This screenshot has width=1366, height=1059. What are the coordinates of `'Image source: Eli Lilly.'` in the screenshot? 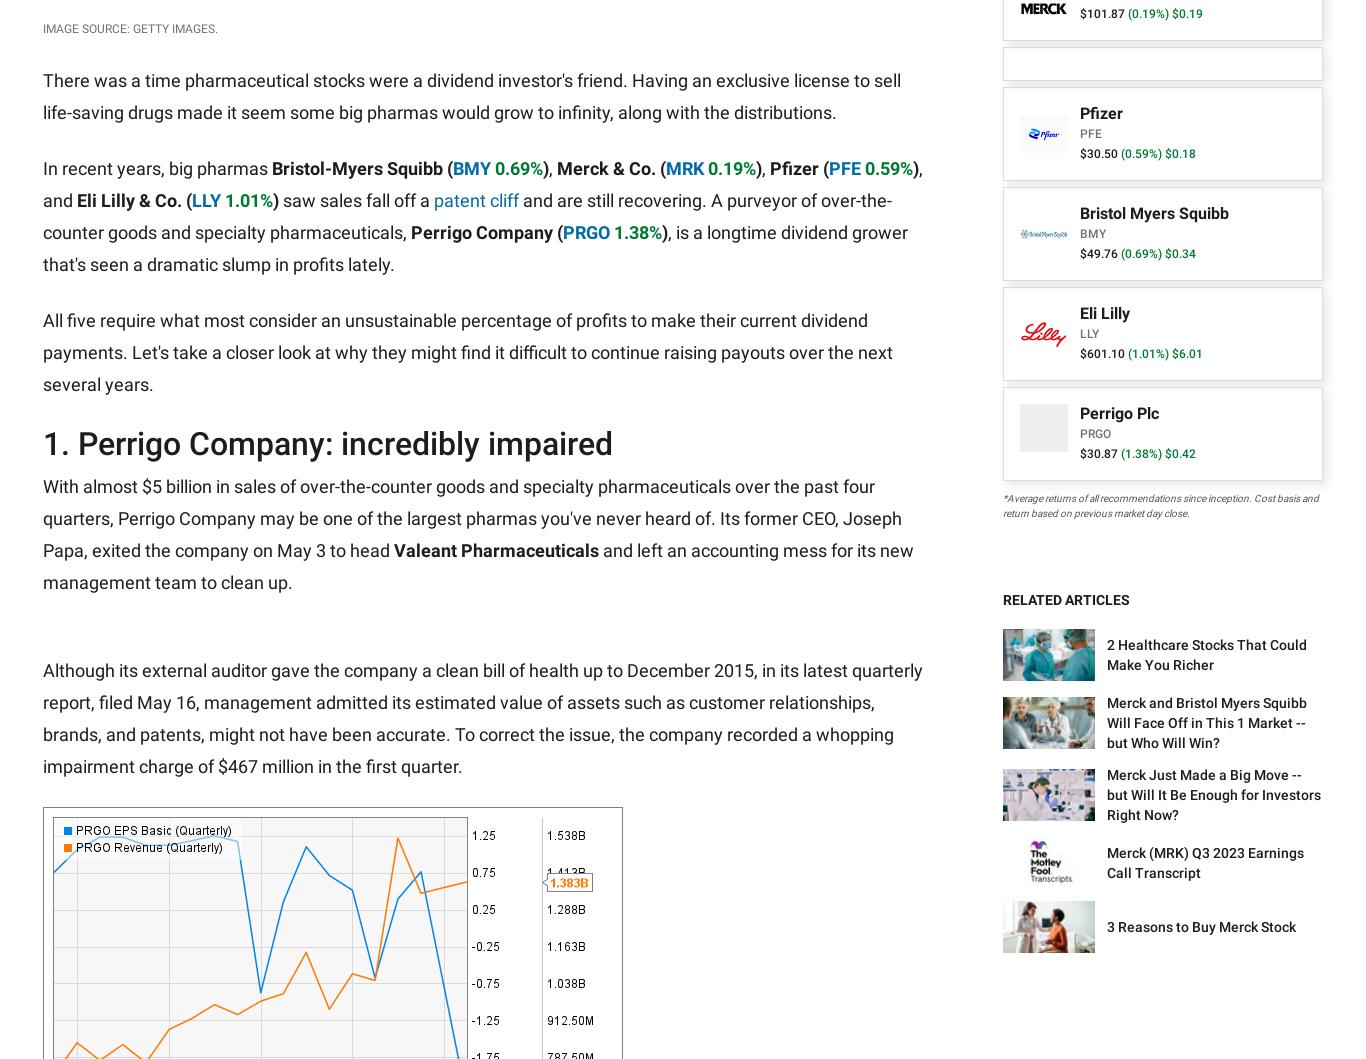 It's located at (112, 40).